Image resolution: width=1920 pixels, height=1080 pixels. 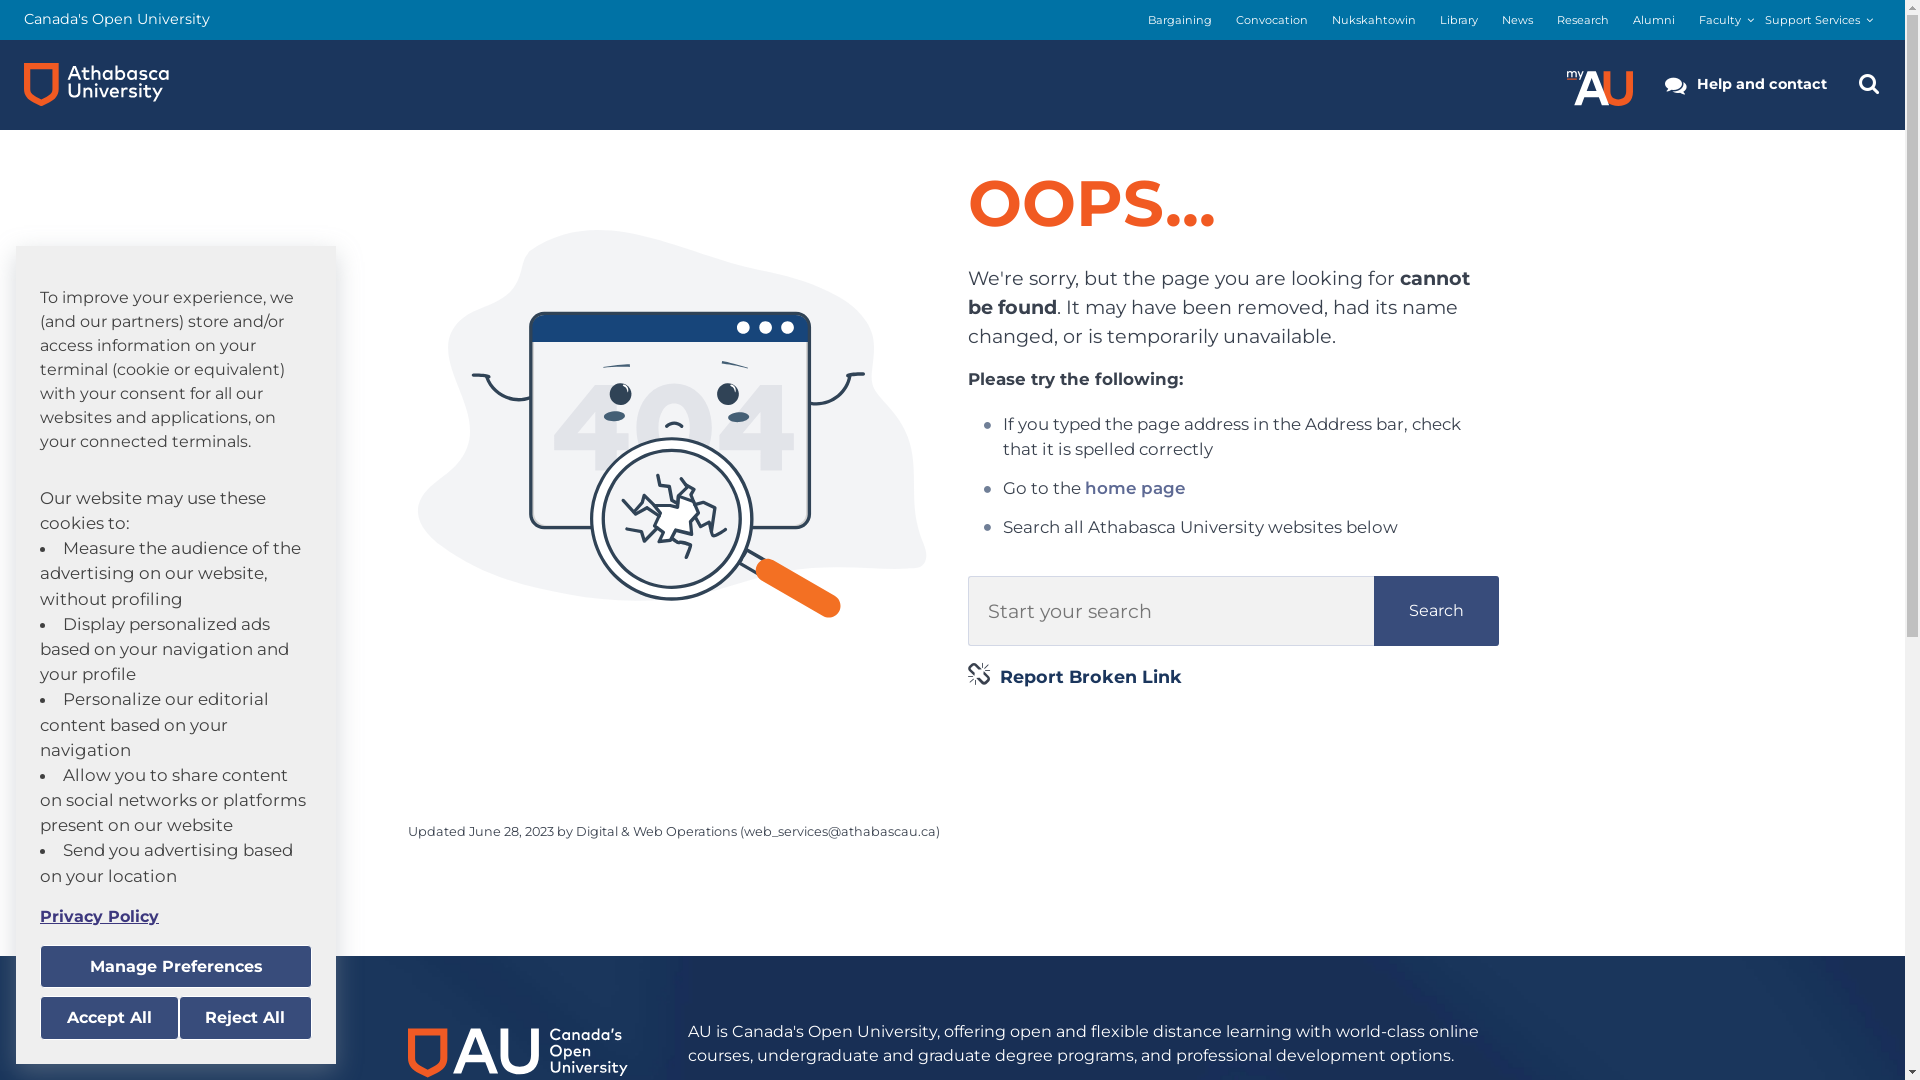 What do you see at coordinates (1372, 20) in the screenshot?
I see `'Nukskahtowin'` at bounding box center [1372, 20].